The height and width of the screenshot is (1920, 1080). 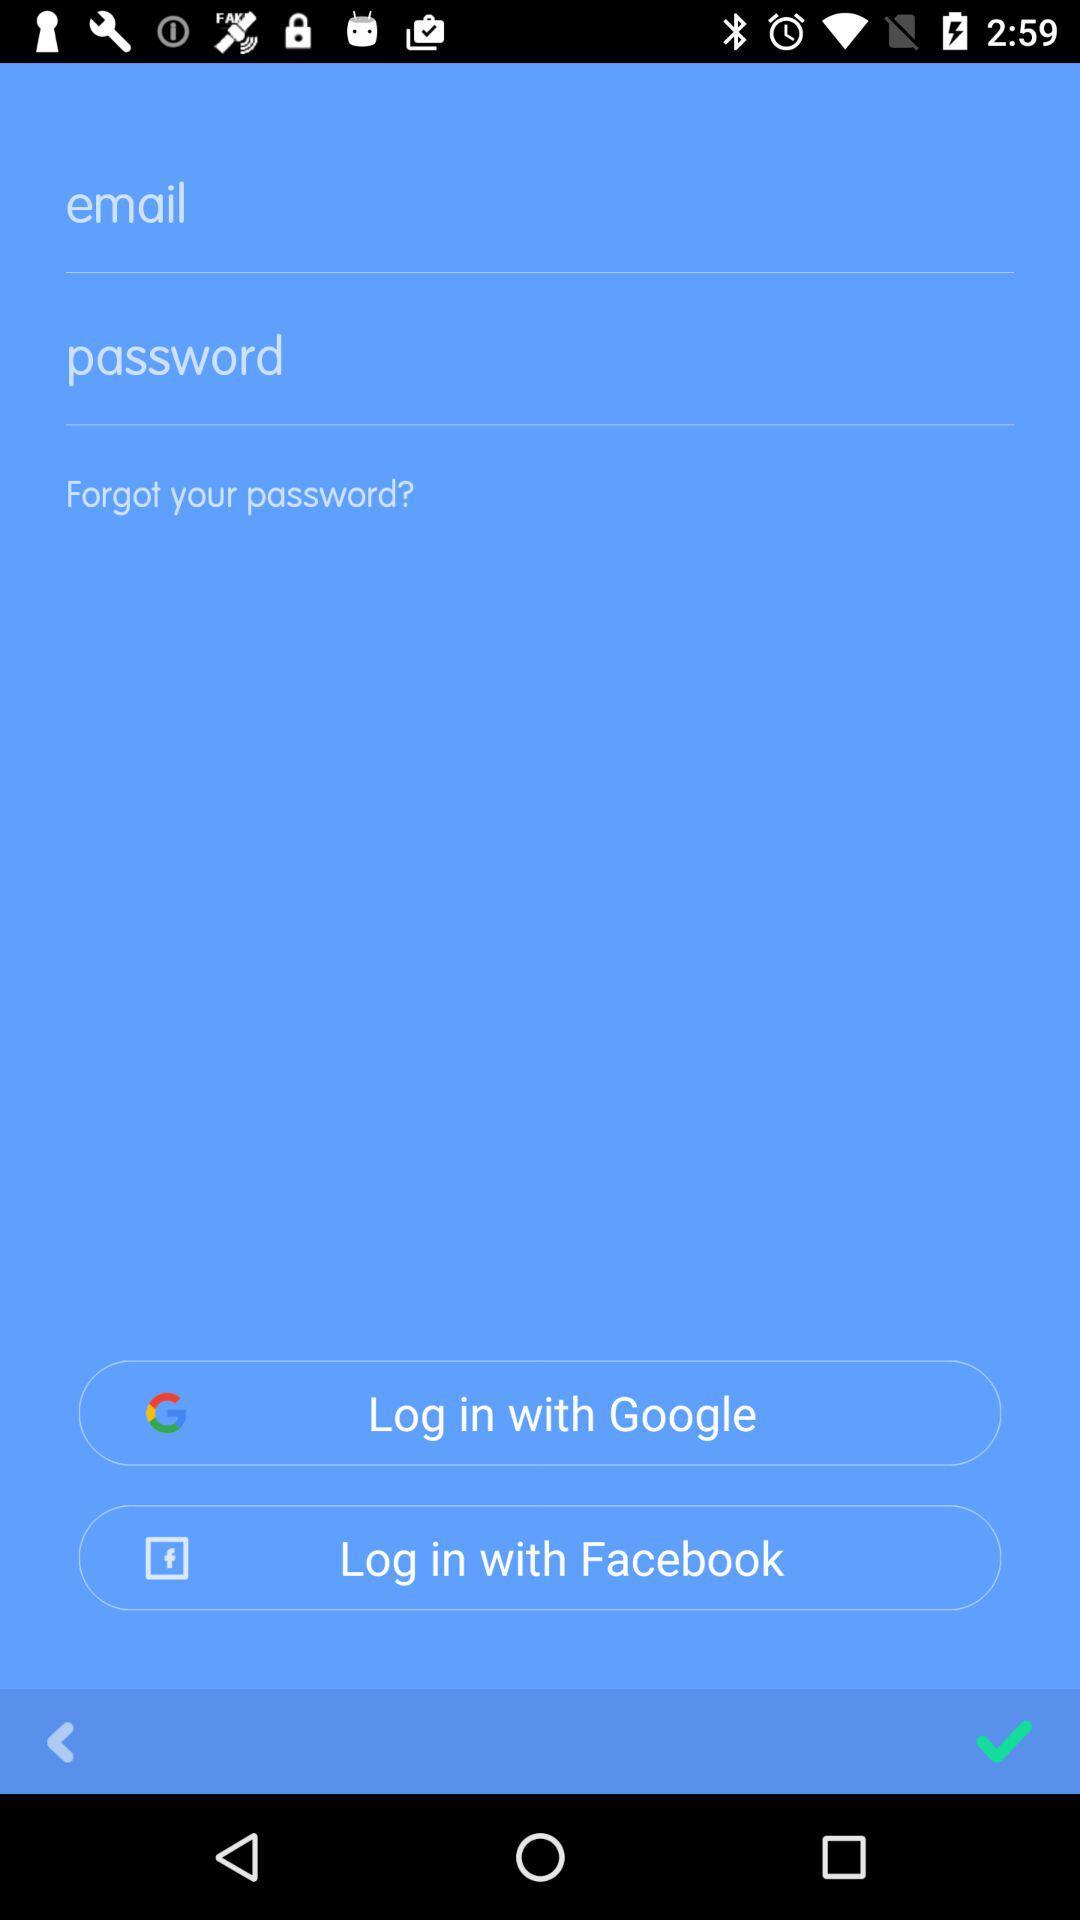 What do you see at coordinates (540, 372) in the screenshot?
I see `shows empty password box` at bounding box center [540, 372].